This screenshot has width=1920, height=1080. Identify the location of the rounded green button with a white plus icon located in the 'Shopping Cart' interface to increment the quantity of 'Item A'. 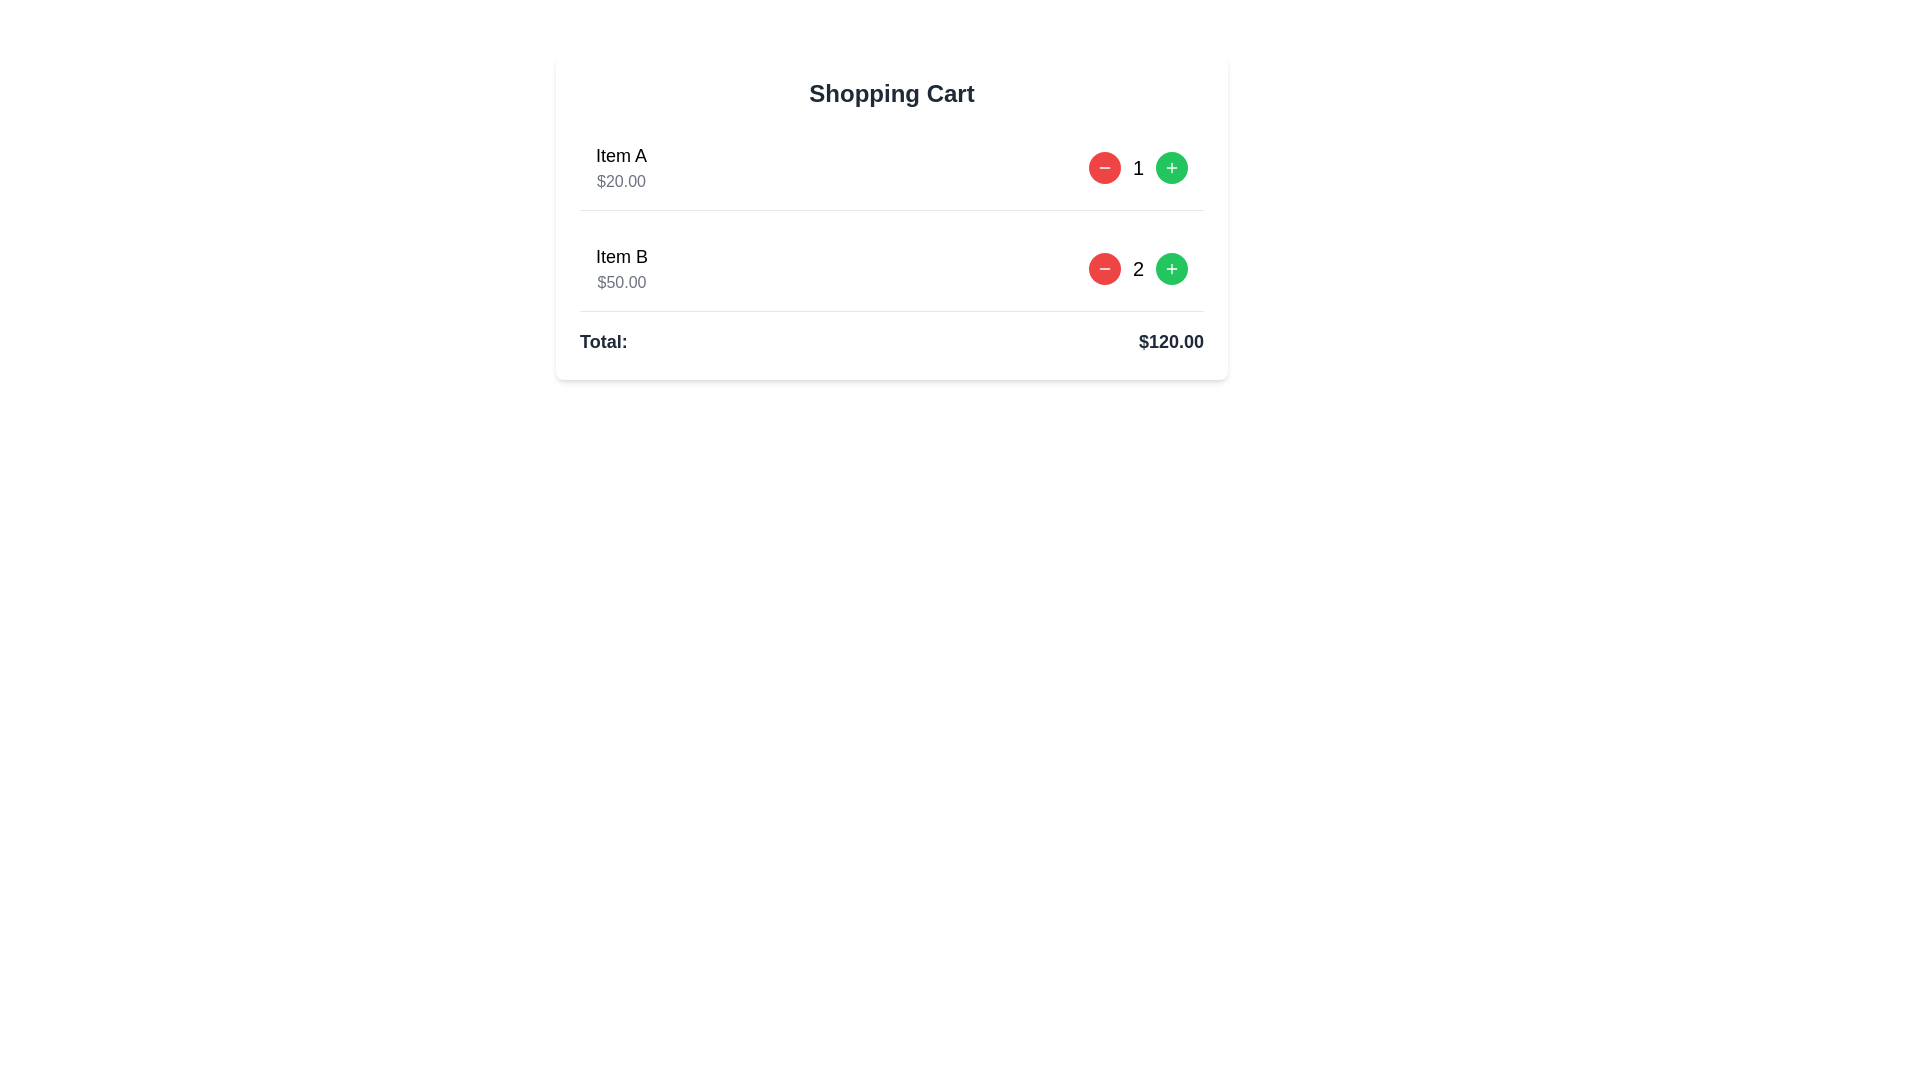
(1171, 167).